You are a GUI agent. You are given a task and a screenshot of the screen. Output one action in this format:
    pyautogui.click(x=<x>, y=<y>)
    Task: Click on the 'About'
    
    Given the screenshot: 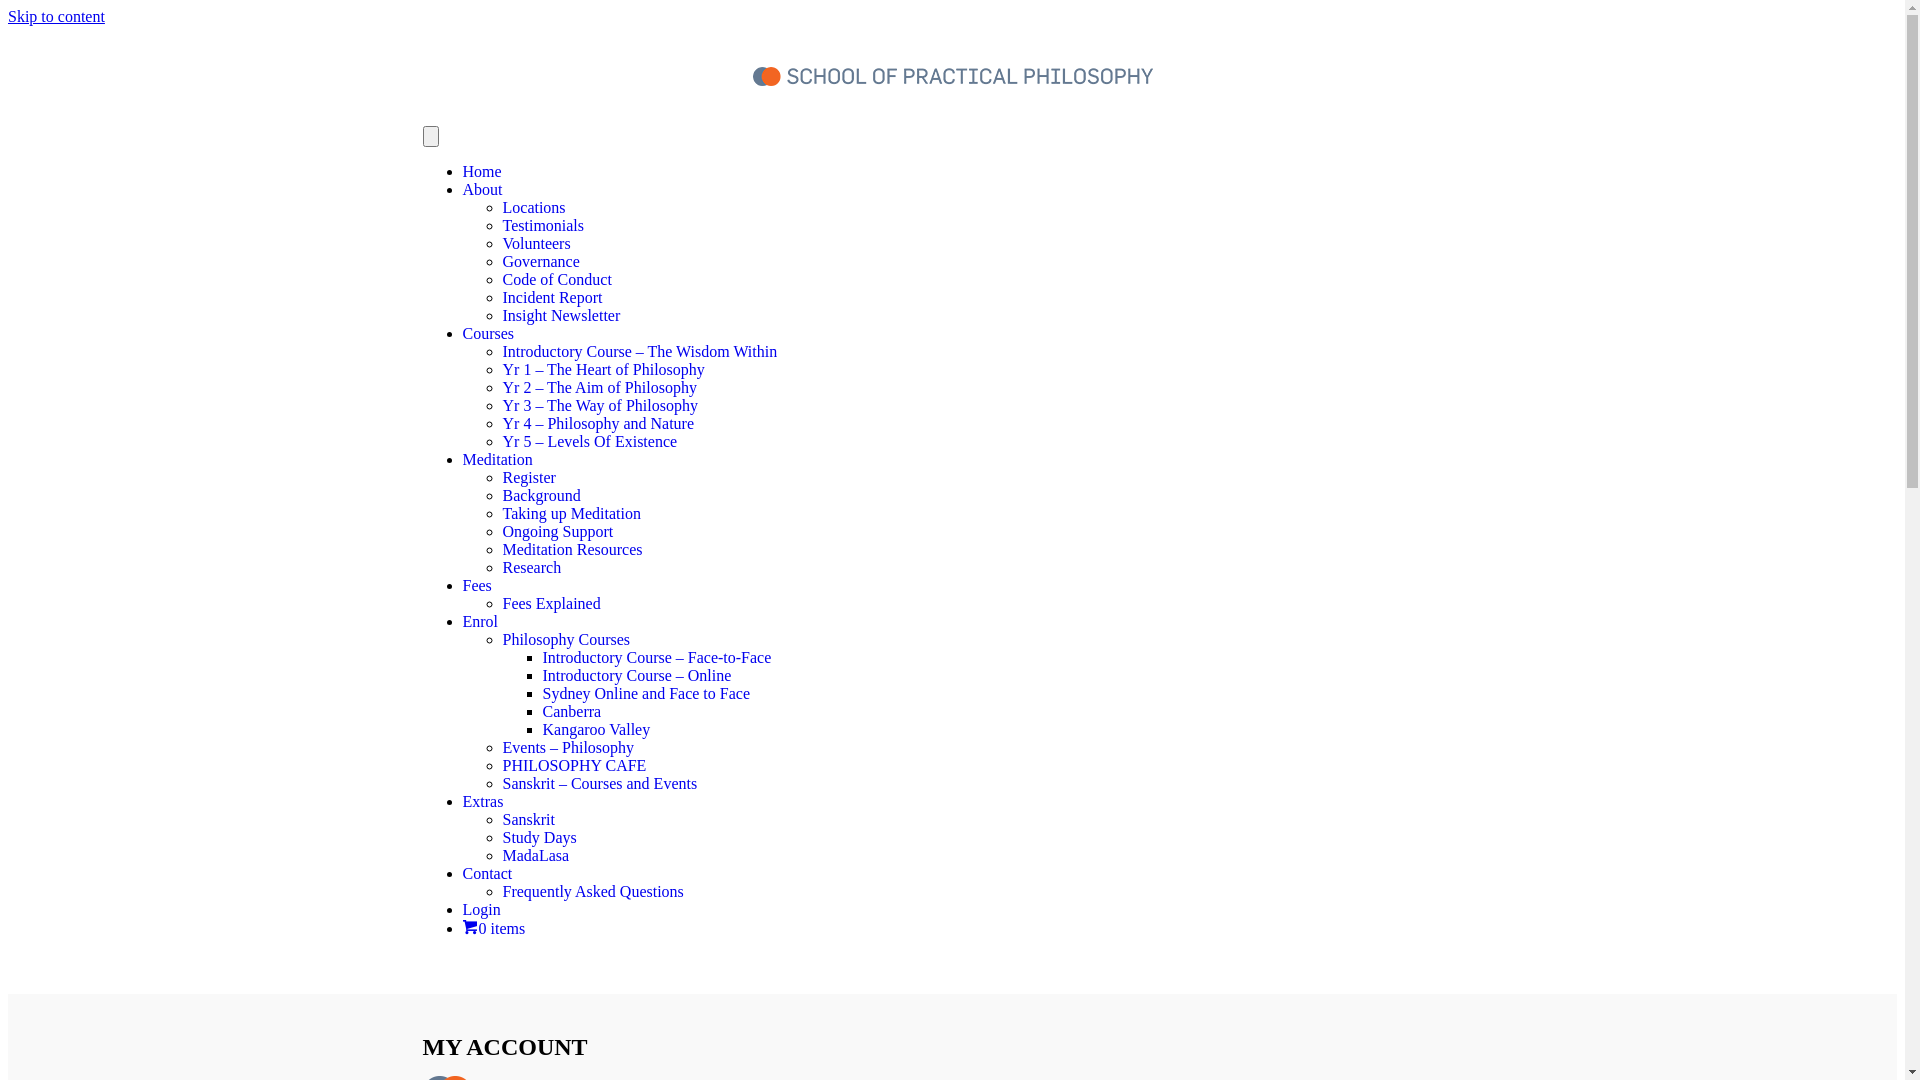 What is the action you would take?
    pyautogui.click(x=481, y=189)
    